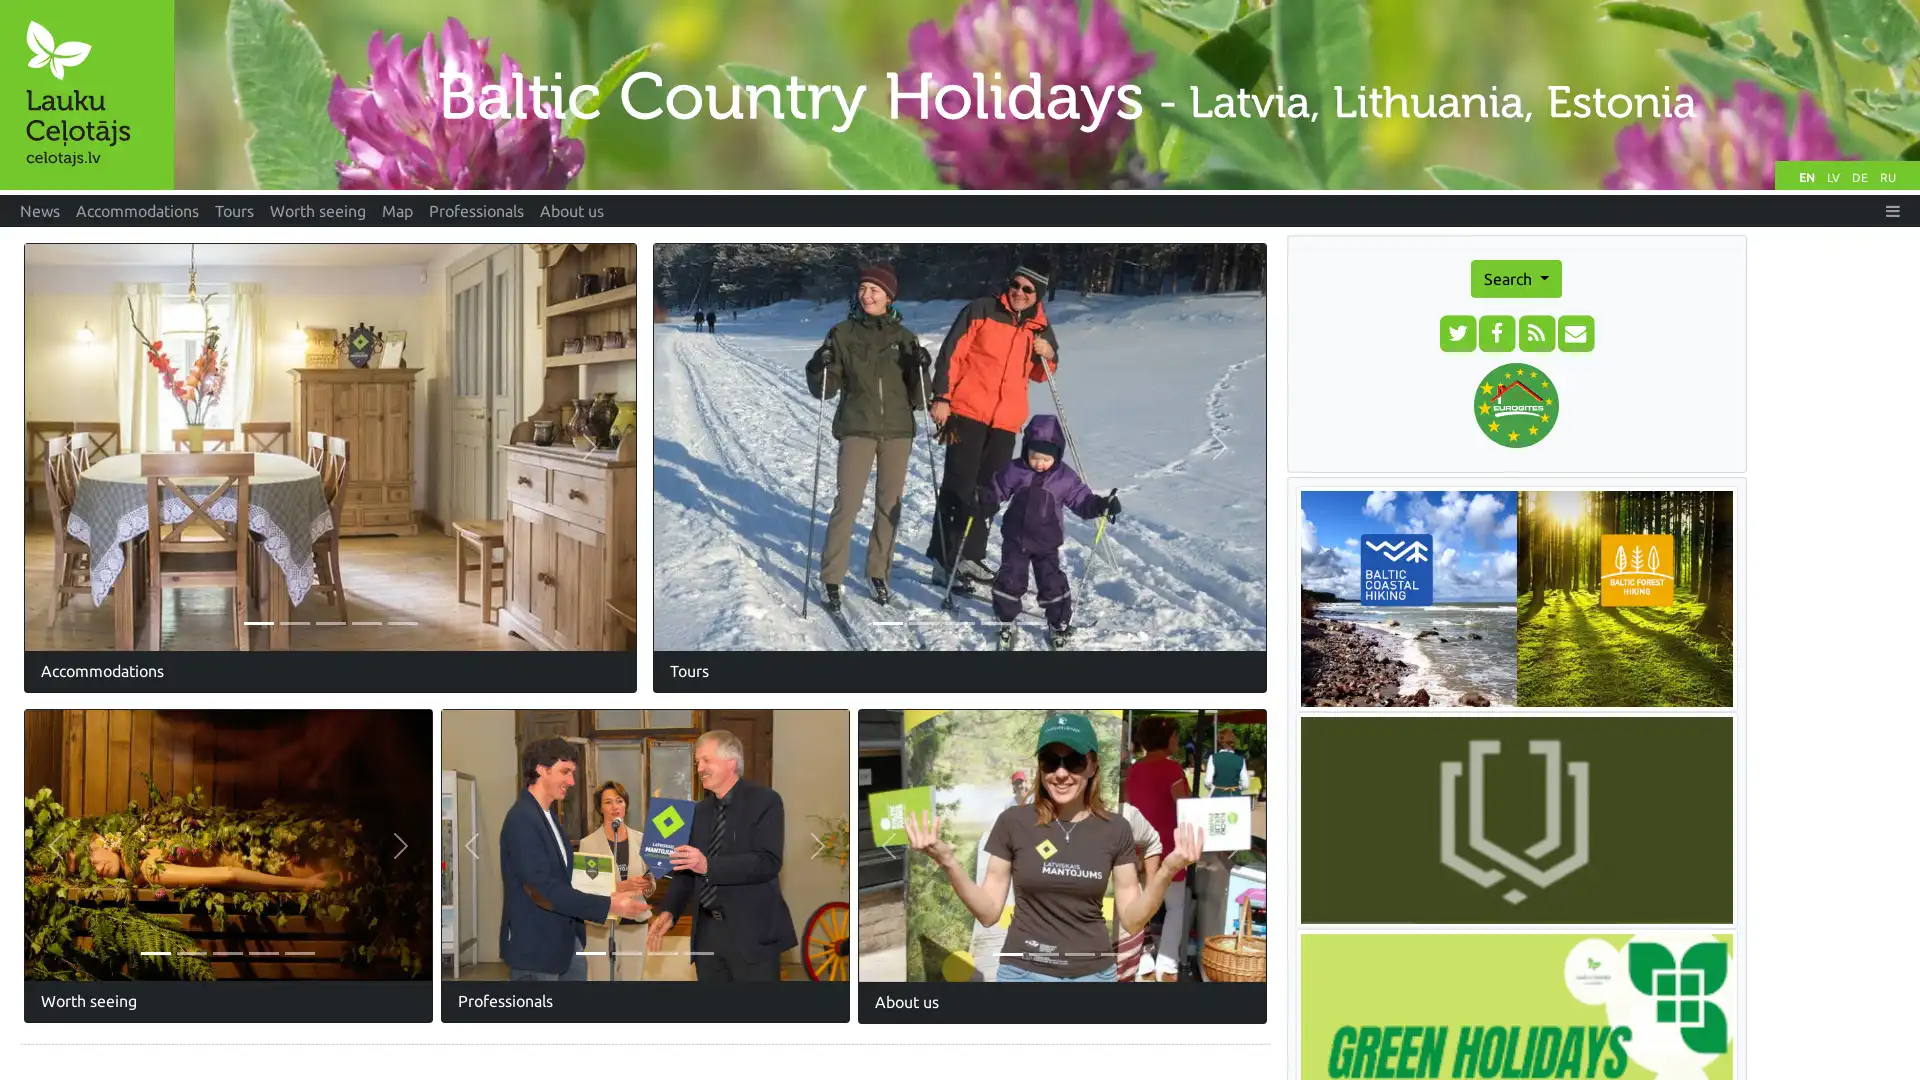 This screenshot has width=1920, height=1080. What do you see at coordinates (70, 446) in the screenshot?
I see `Previous` at bounding box center [70, 446].